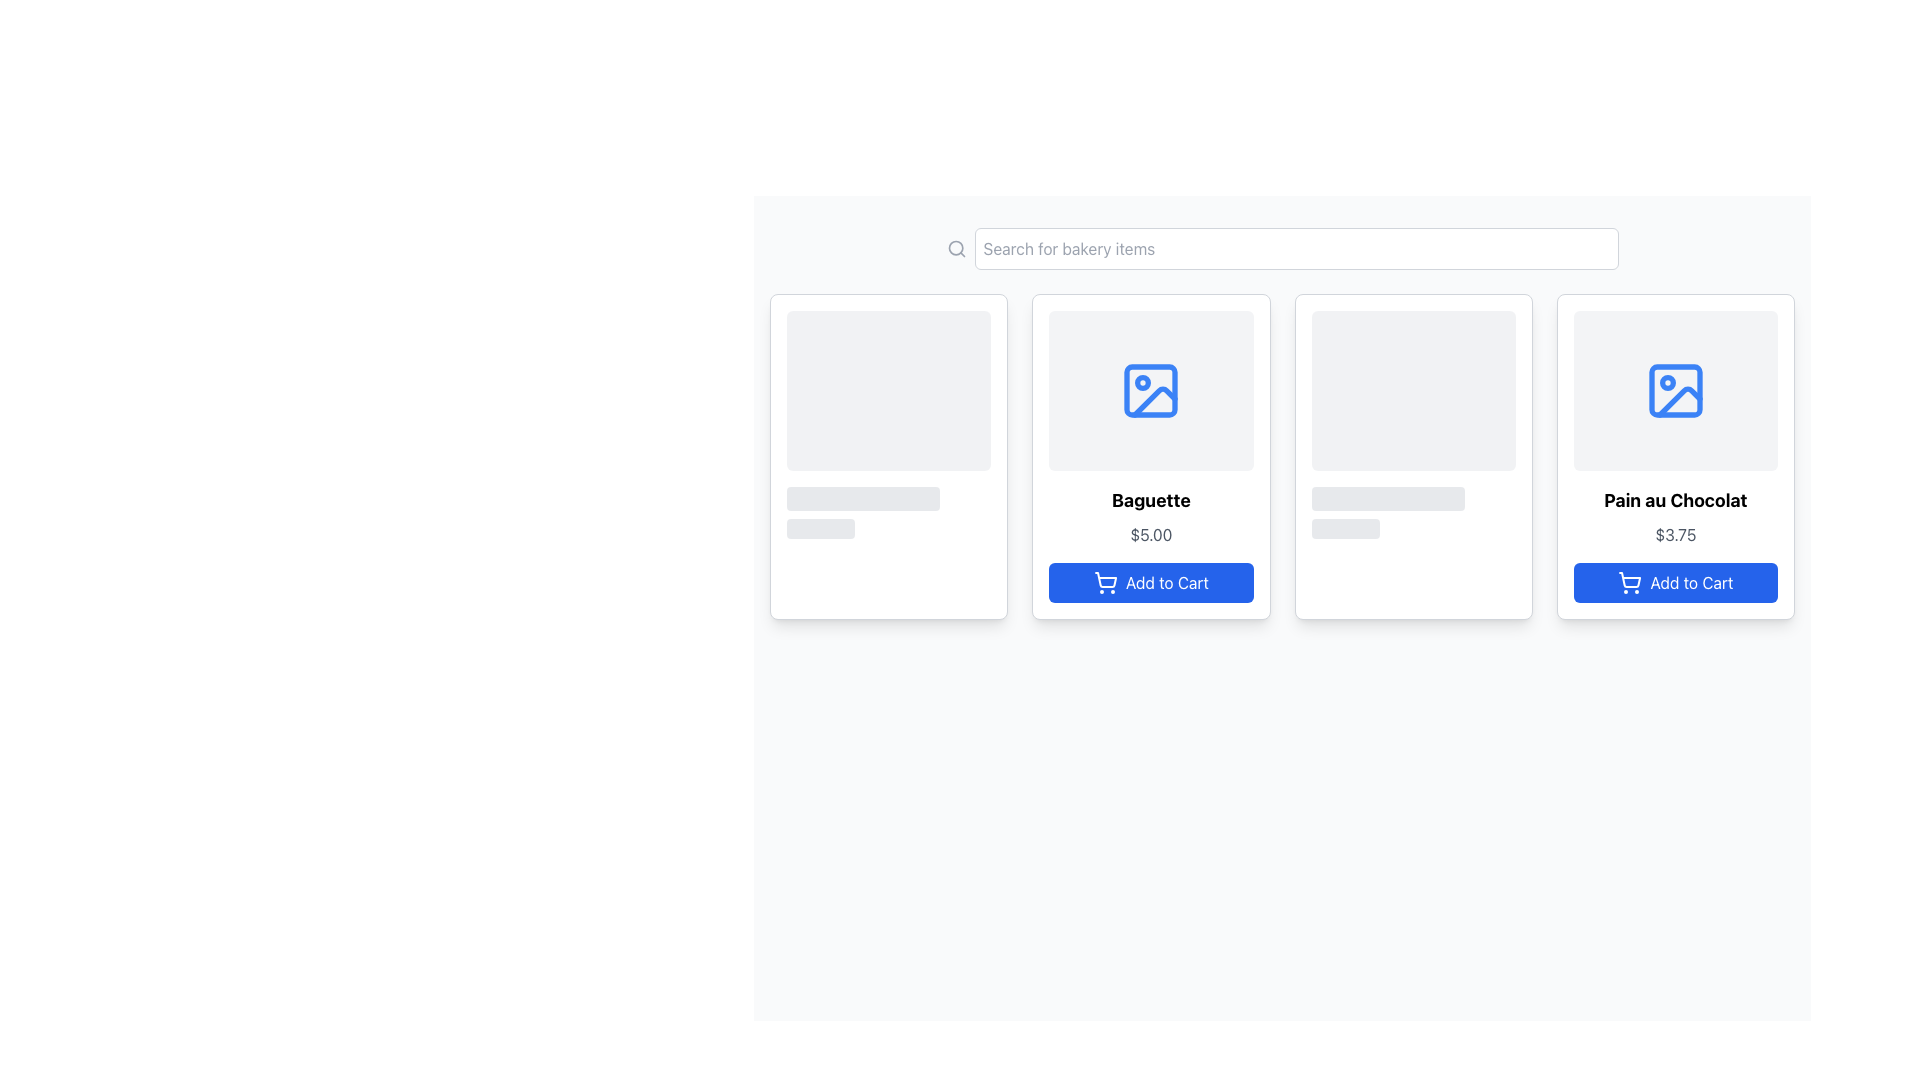 The image size is (1920, 1080). I want to click on the diagonal line segment forming the bottom edge of the triangle within the blue outlined icon of the 'Pain au Chocolat' product card, so click(1679, 402).